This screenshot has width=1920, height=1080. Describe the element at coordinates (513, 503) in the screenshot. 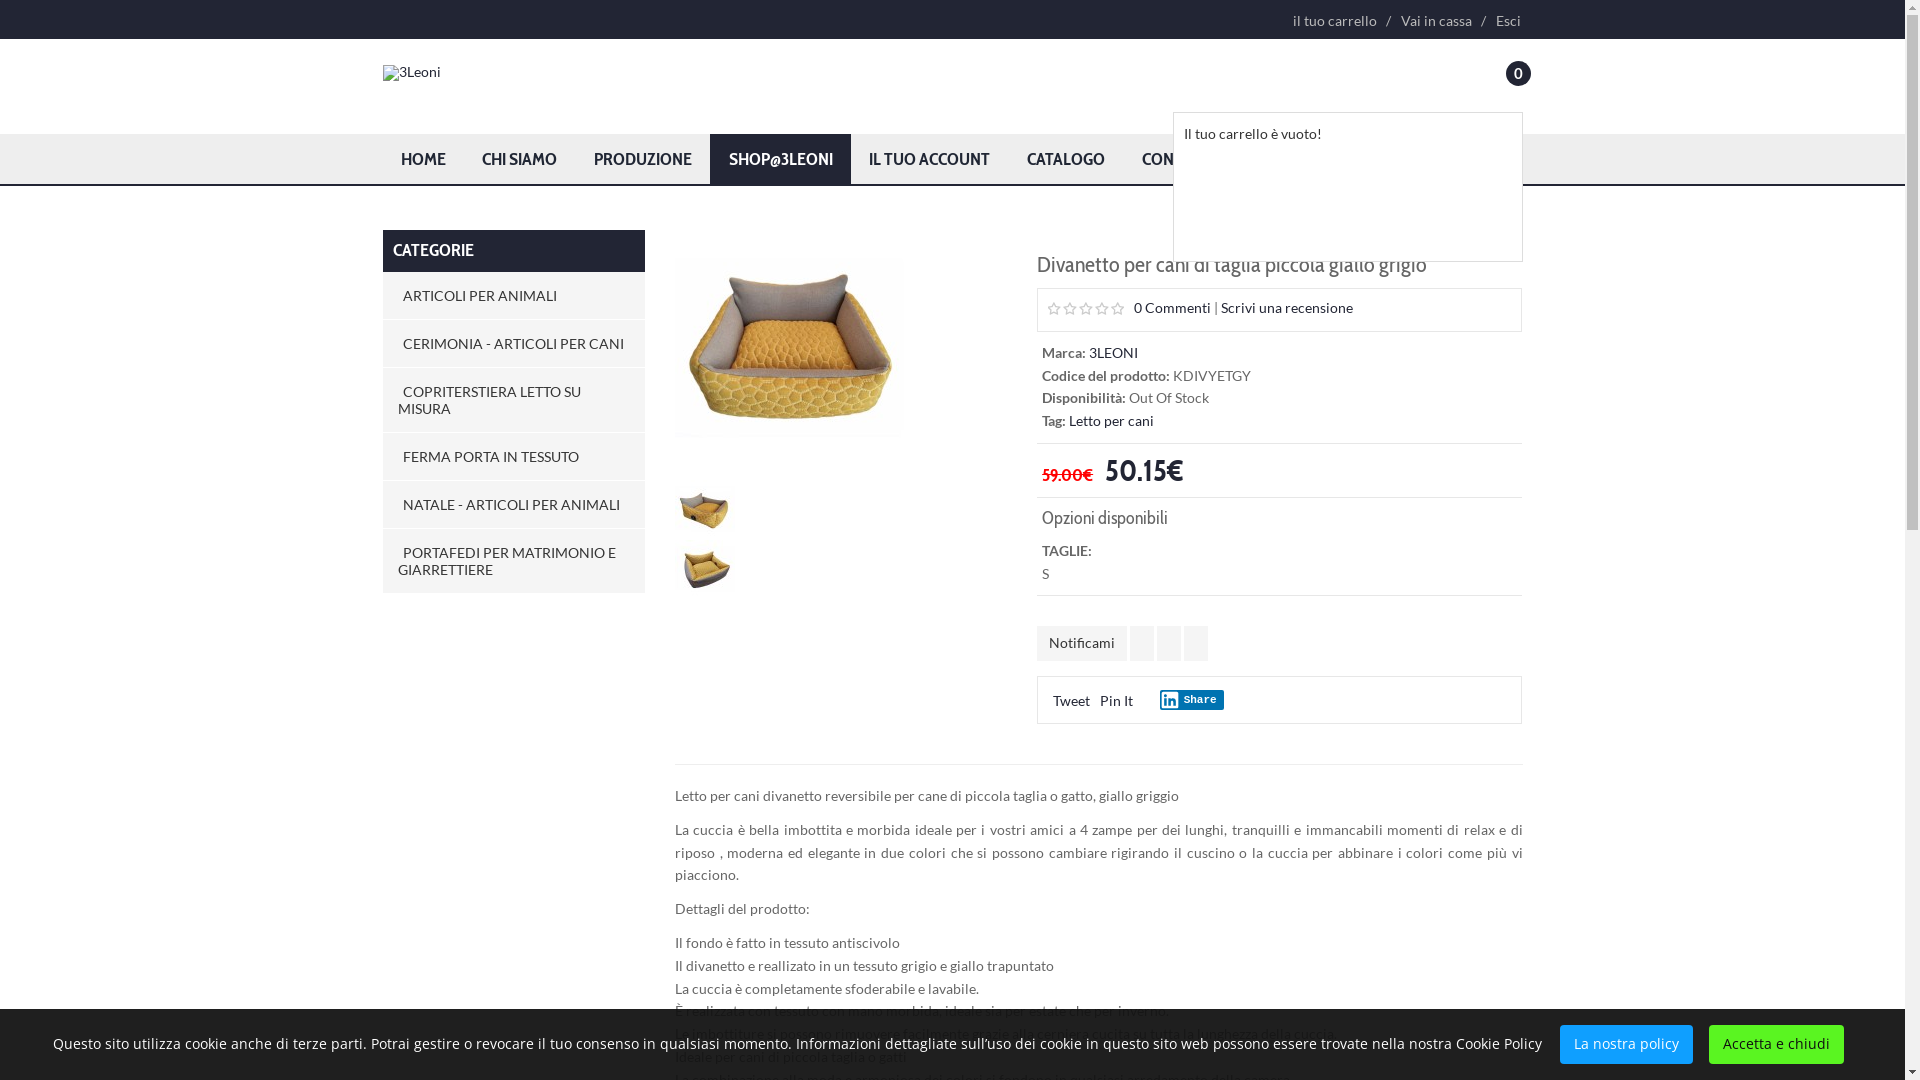

I see `'NATALE - ARTICOLI PER ANIMALI'` at that location.